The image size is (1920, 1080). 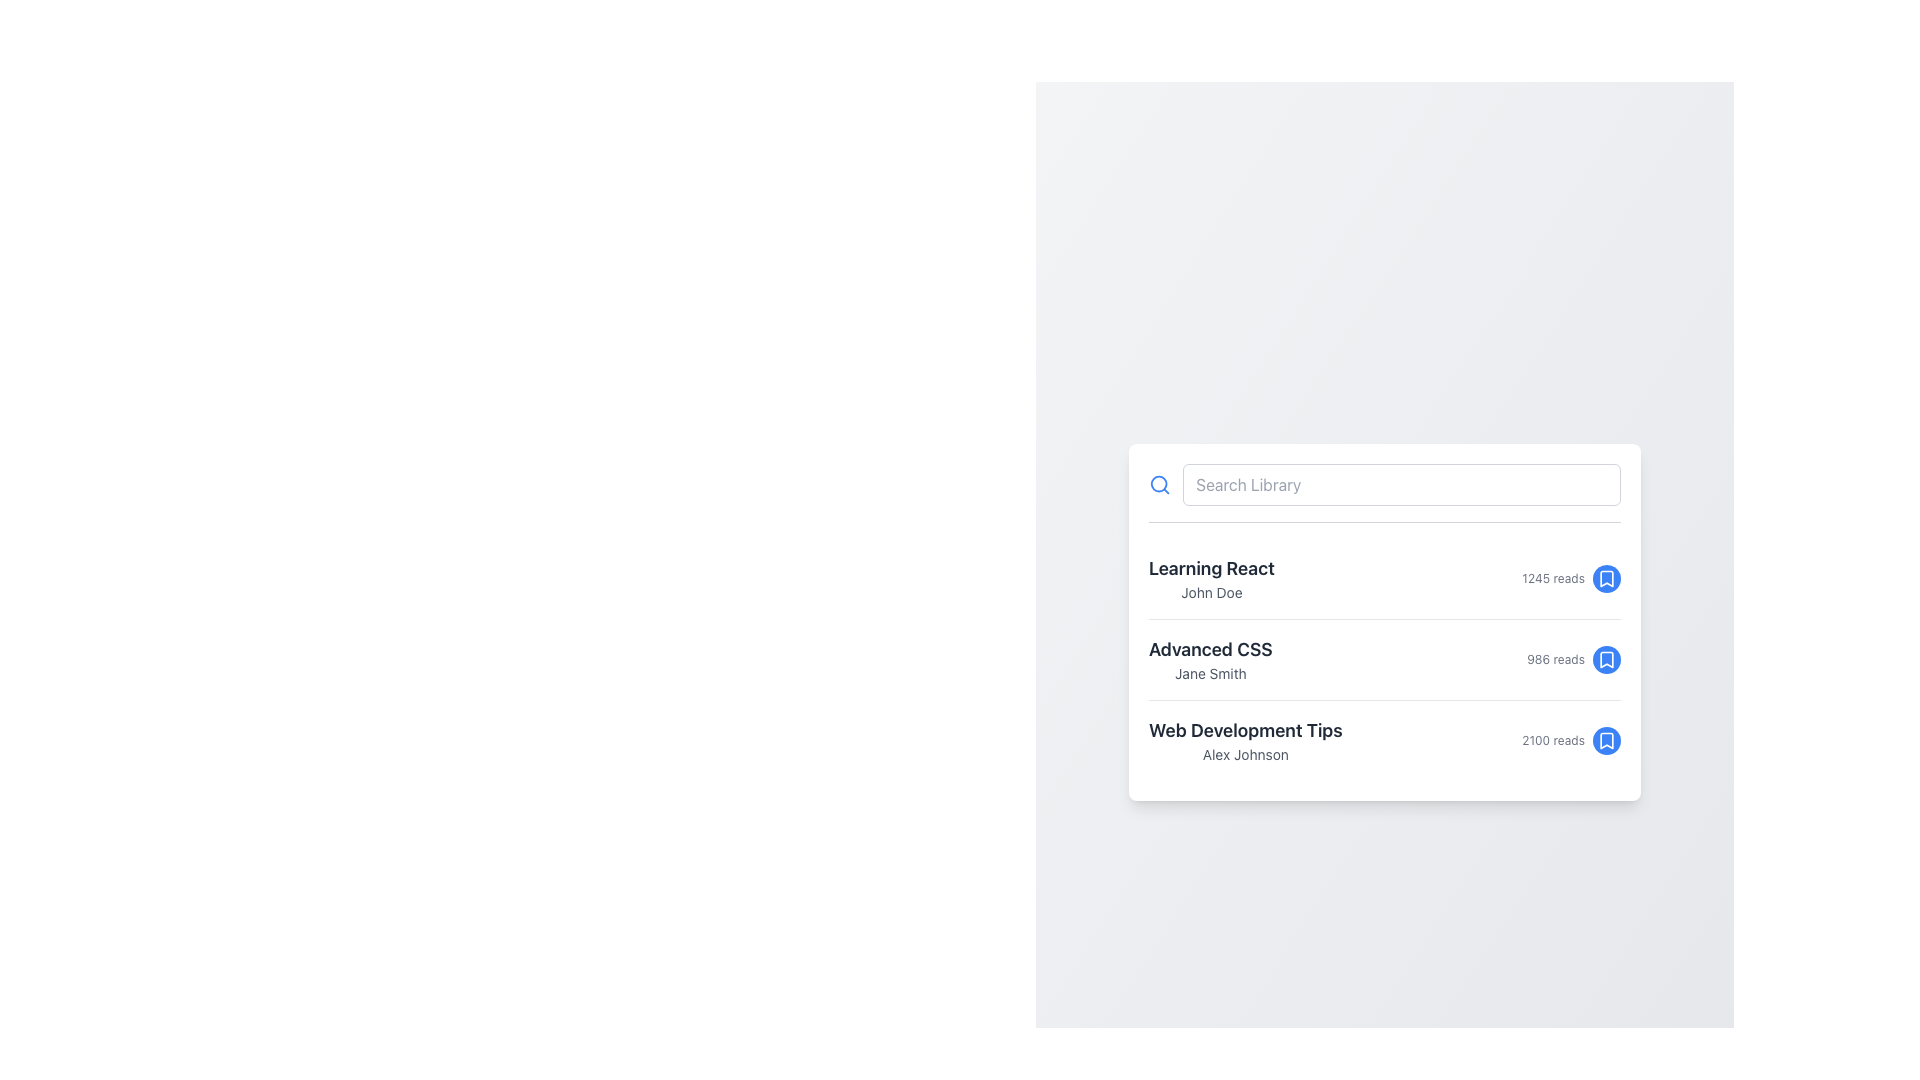 What do you see at coordinates (1607, 659) in the screenshot?
I see `the Bookmark Icon next to the 'Advanced CSS' list item to bookmark the item for later reference` at bounding box center [1607, 659].